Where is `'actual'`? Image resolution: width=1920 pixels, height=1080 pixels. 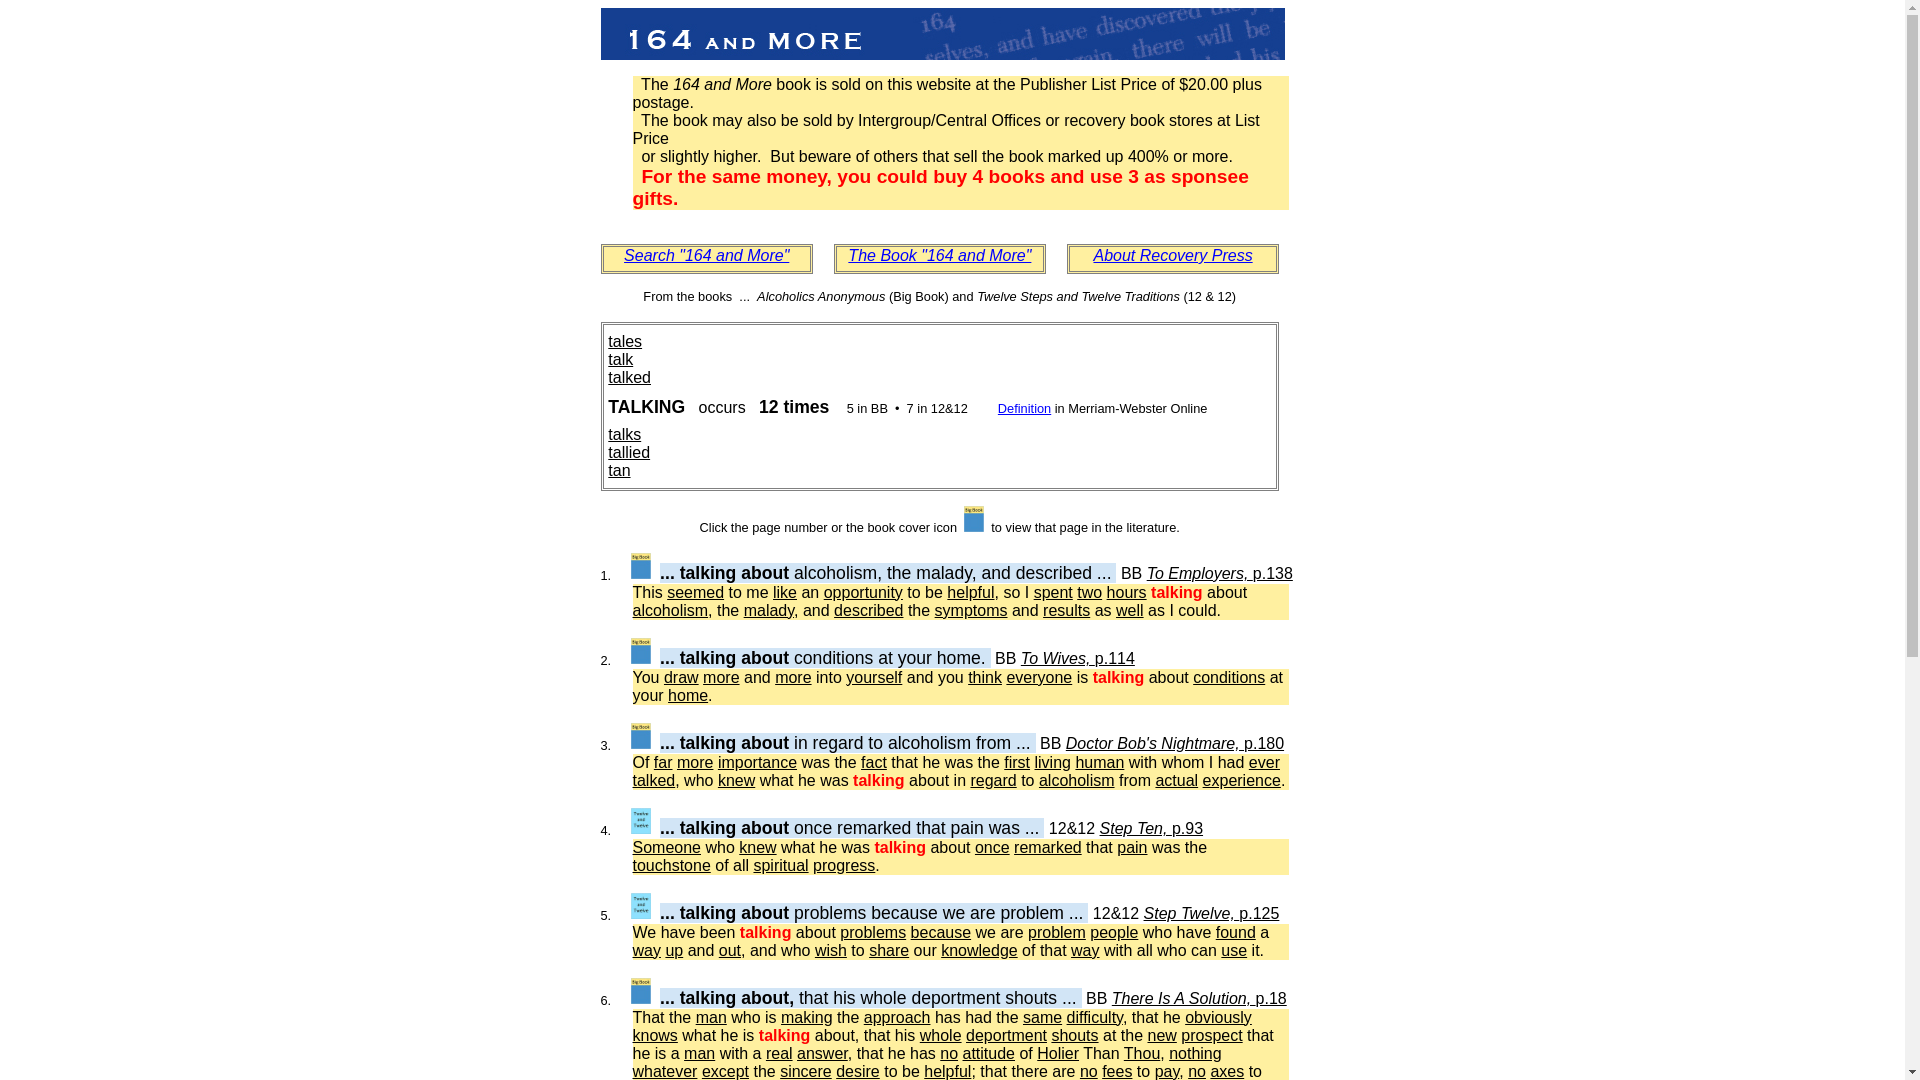
'actual' is located at coordinates (1155, 779).